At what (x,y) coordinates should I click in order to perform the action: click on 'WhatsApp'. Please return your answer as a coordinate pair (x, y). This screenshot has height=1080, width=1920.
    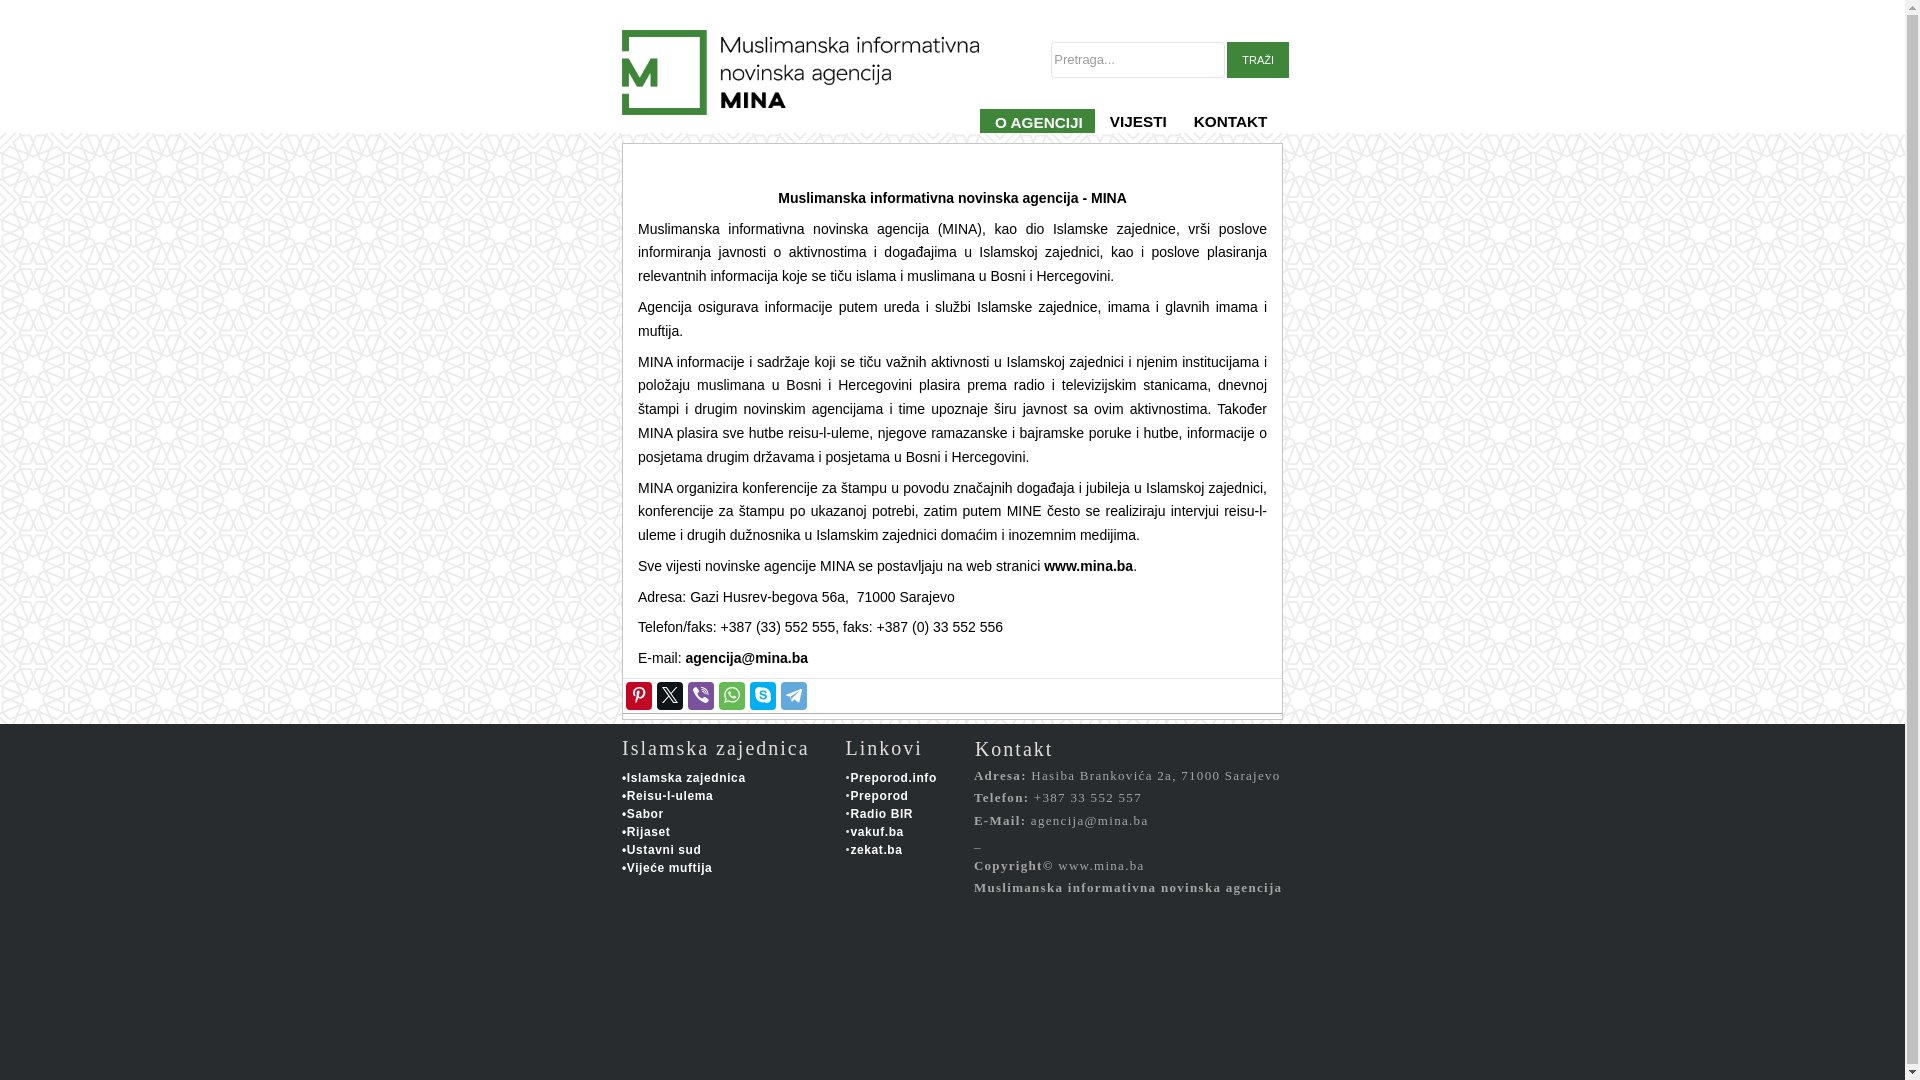
    Looking at the image, I should click on (730, 694).